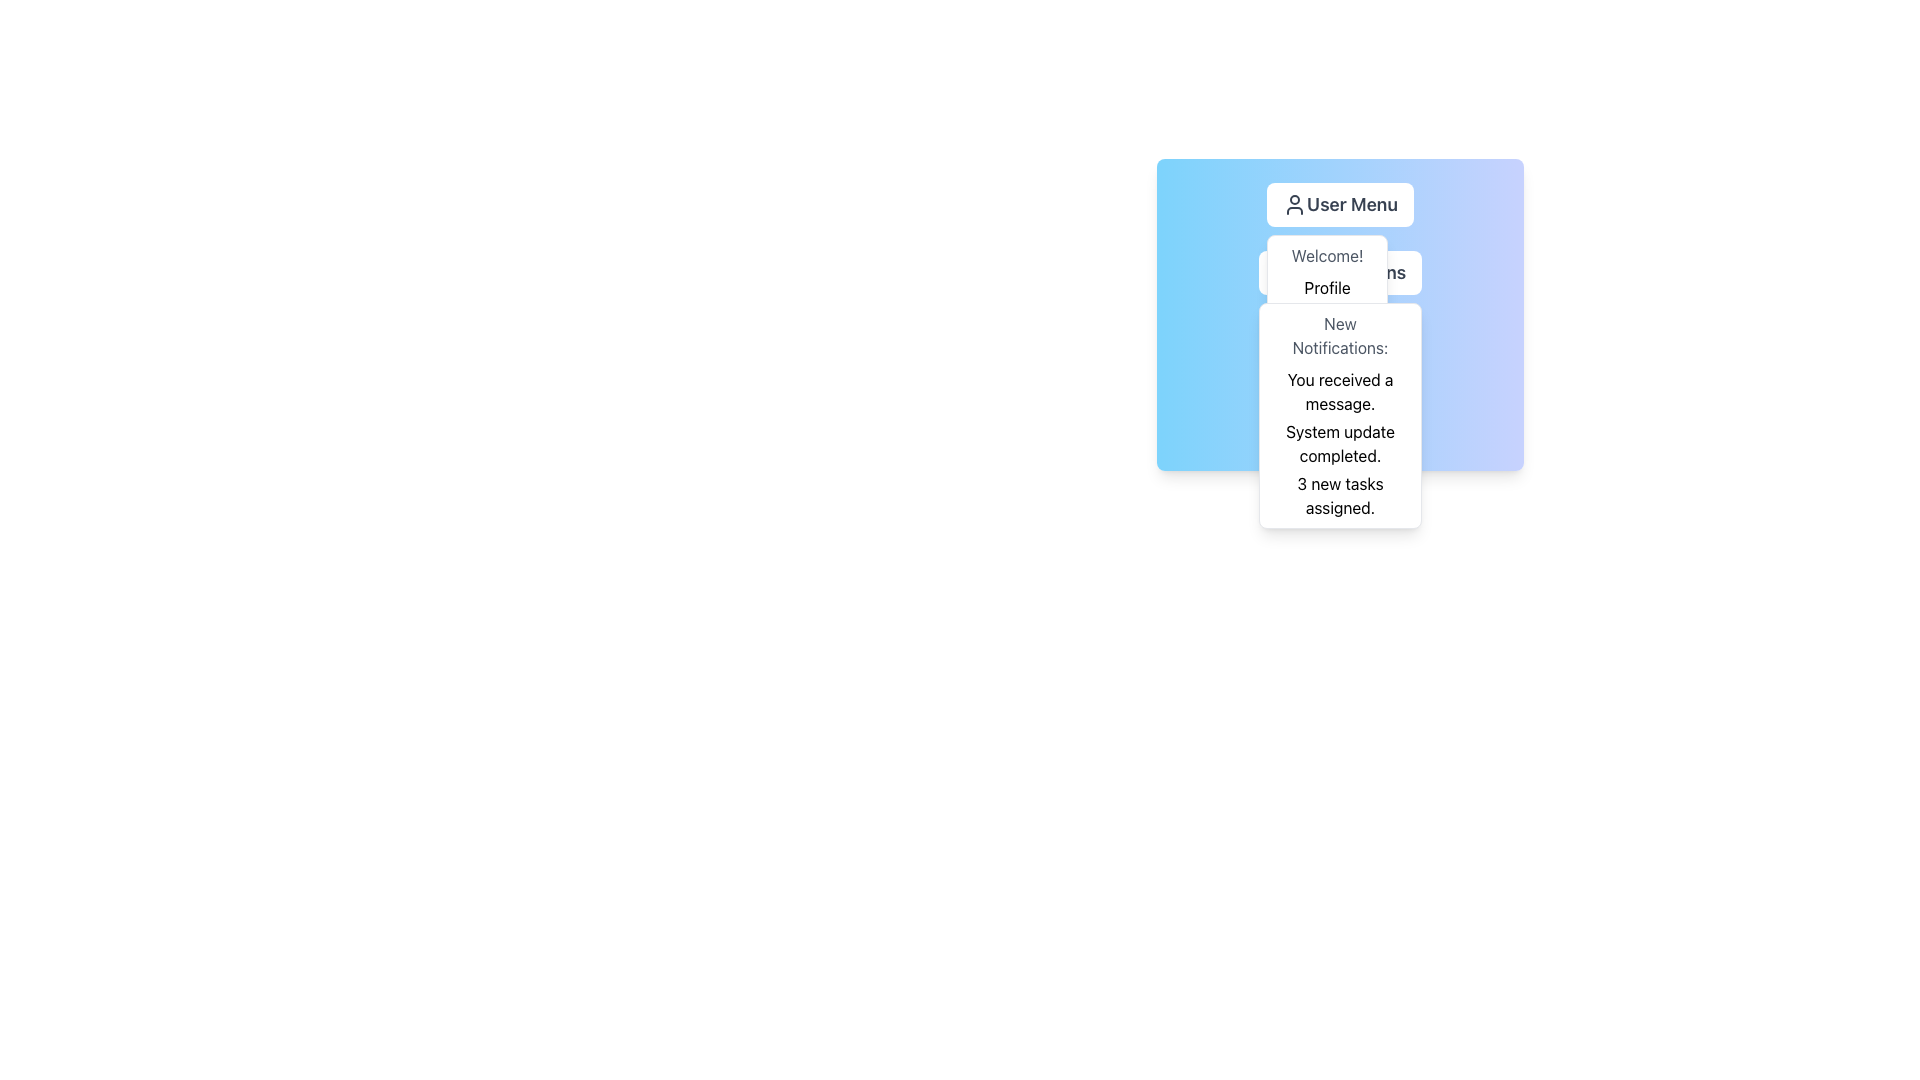  What do you see at coordinates (1340, 273) in the screenshot?
I see `the 'Profile' navigational link item located` at bounding box center [1340, 273].